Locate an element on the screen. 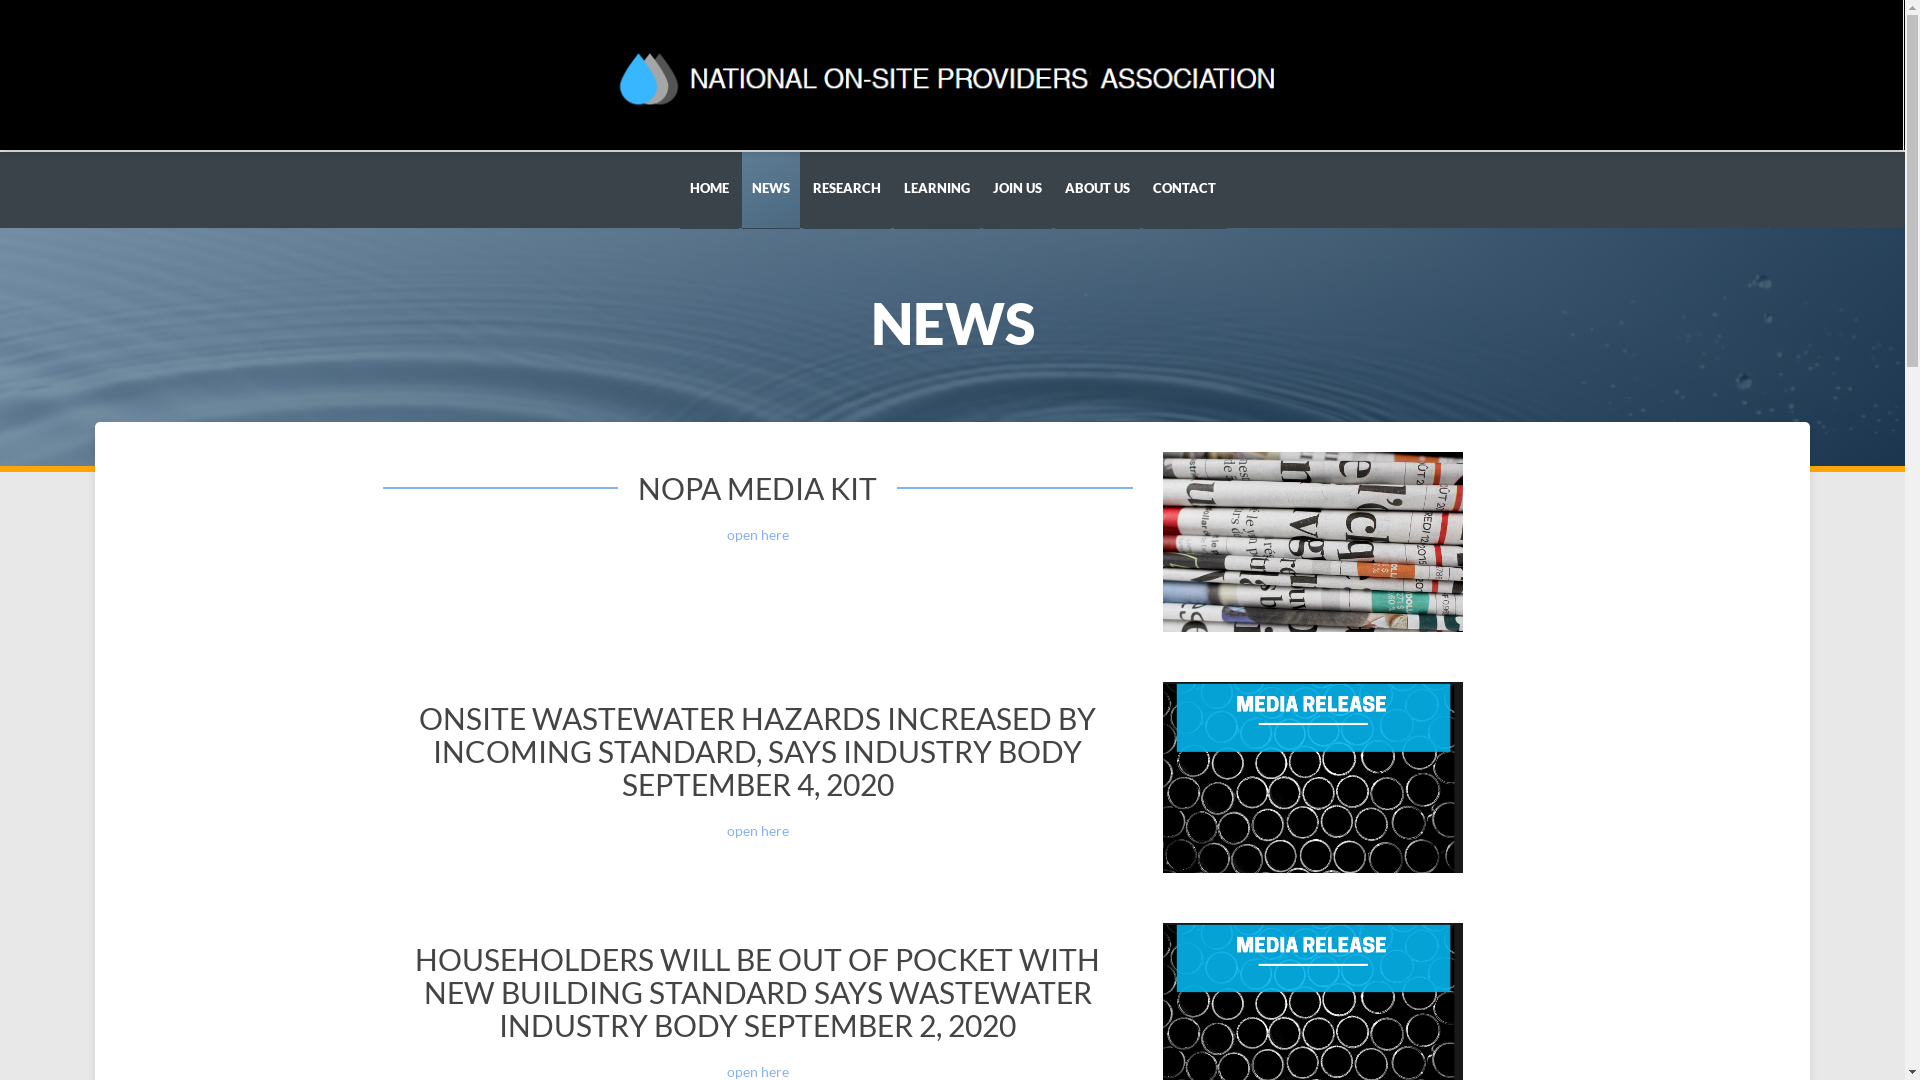 The height and width of the screenshot is (1080, 1920). 'NEWS' is located at coordinates (770, 190).